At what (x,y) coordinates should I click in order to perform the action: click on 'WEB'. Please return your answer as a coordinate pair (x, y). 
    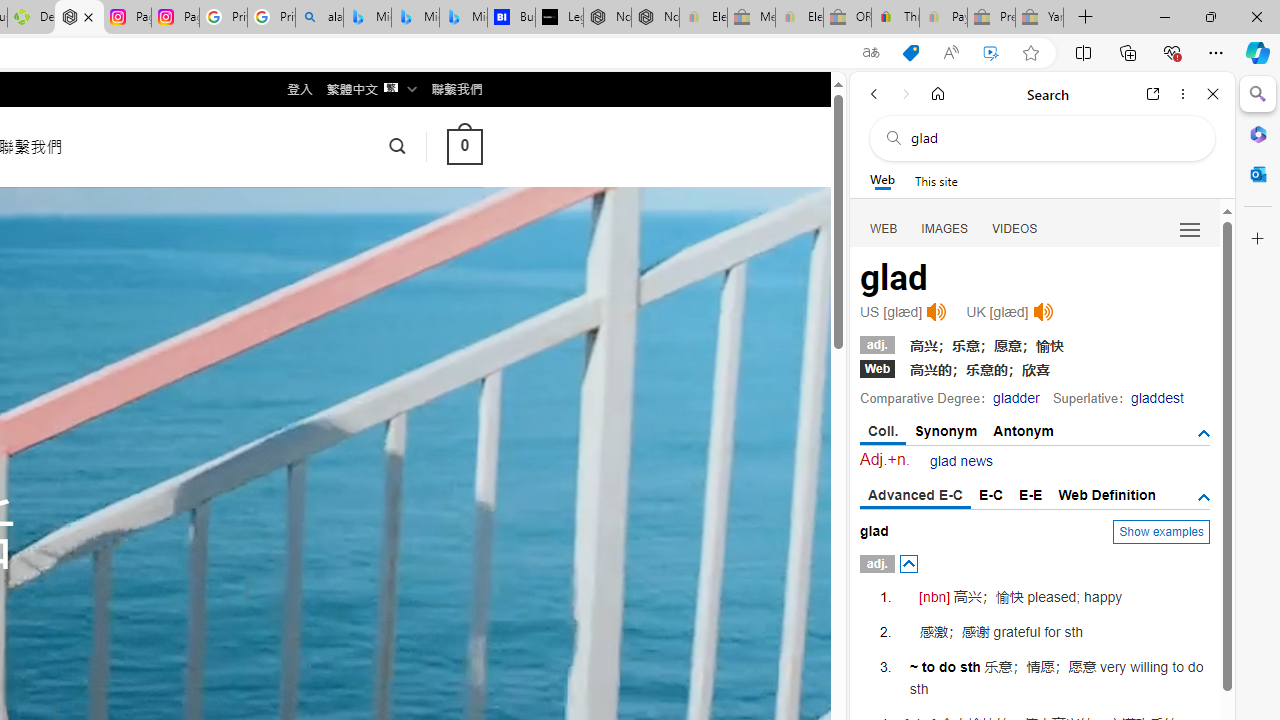
    Looking at the image, I should click on (883, 227).